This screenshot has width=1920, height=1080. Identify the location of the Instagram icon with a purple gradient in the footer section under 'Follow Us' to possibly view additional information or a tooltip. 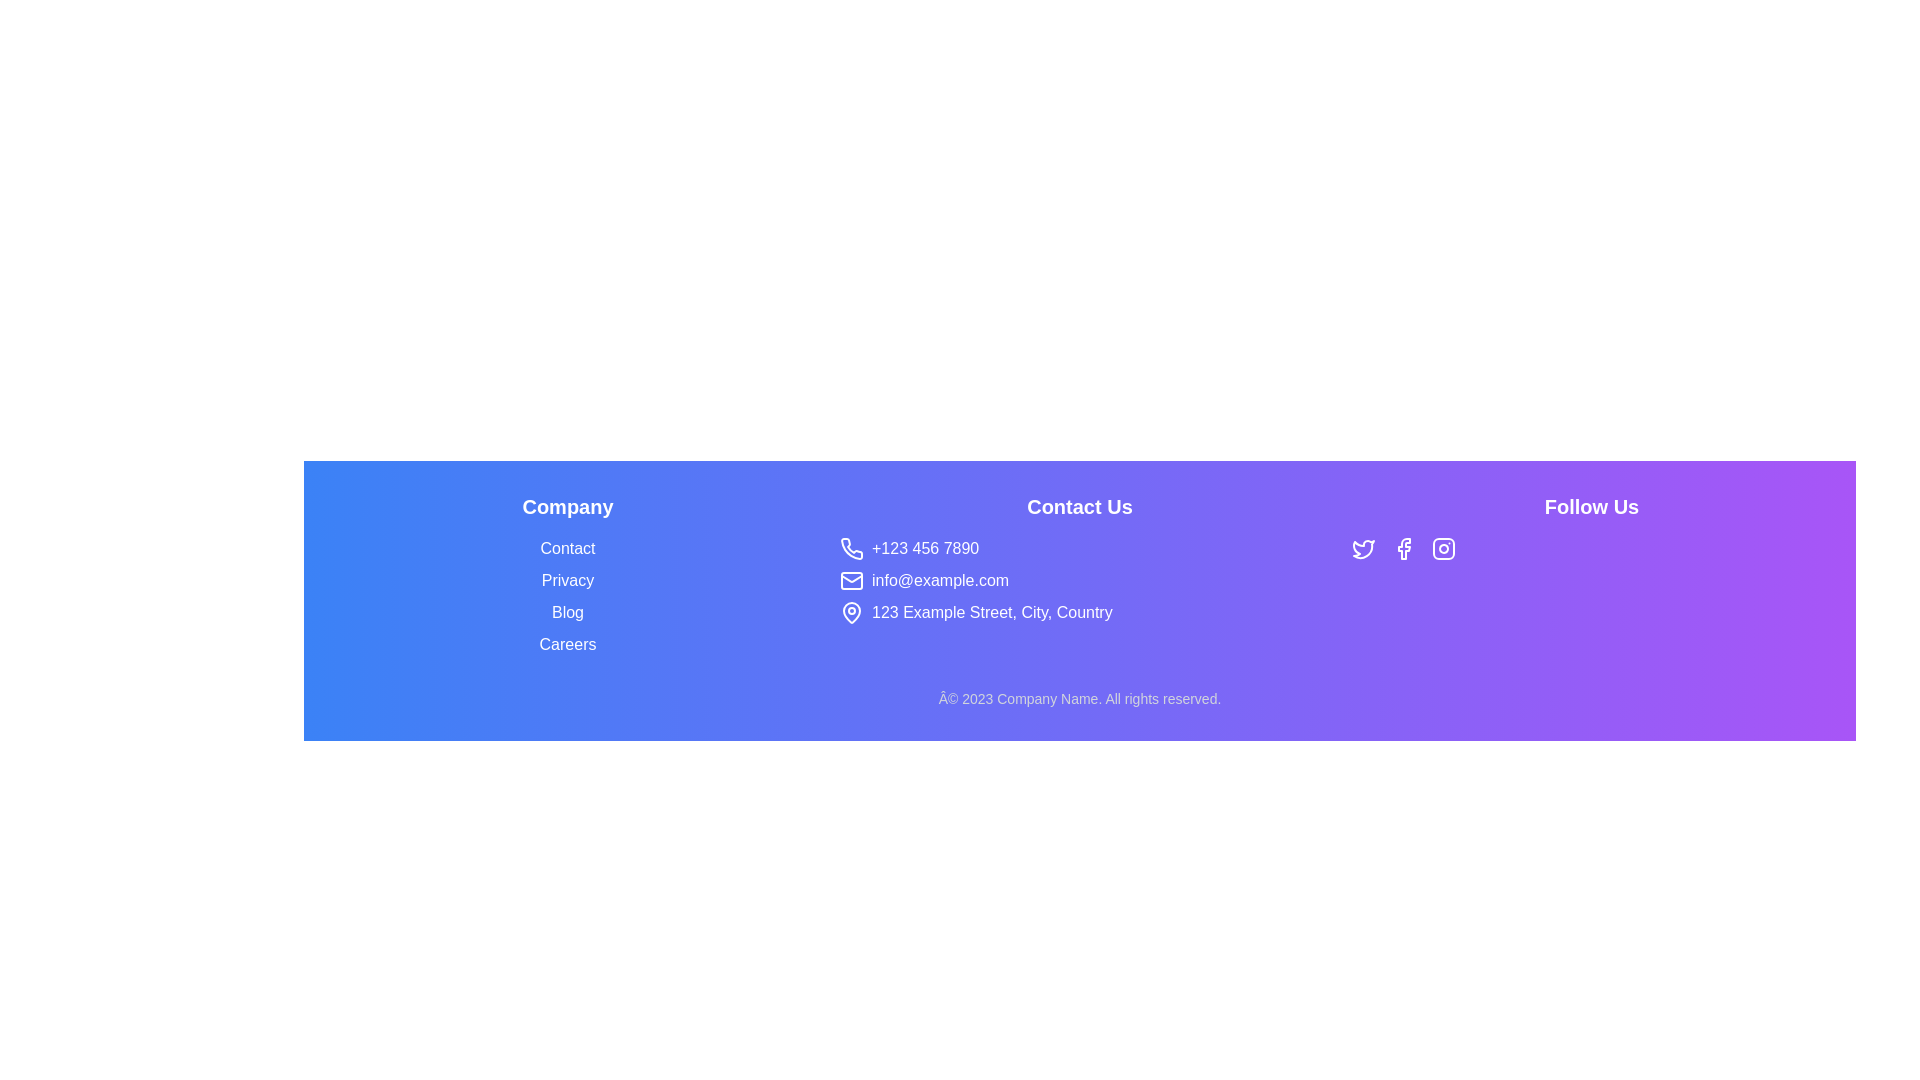
(1444, 548).